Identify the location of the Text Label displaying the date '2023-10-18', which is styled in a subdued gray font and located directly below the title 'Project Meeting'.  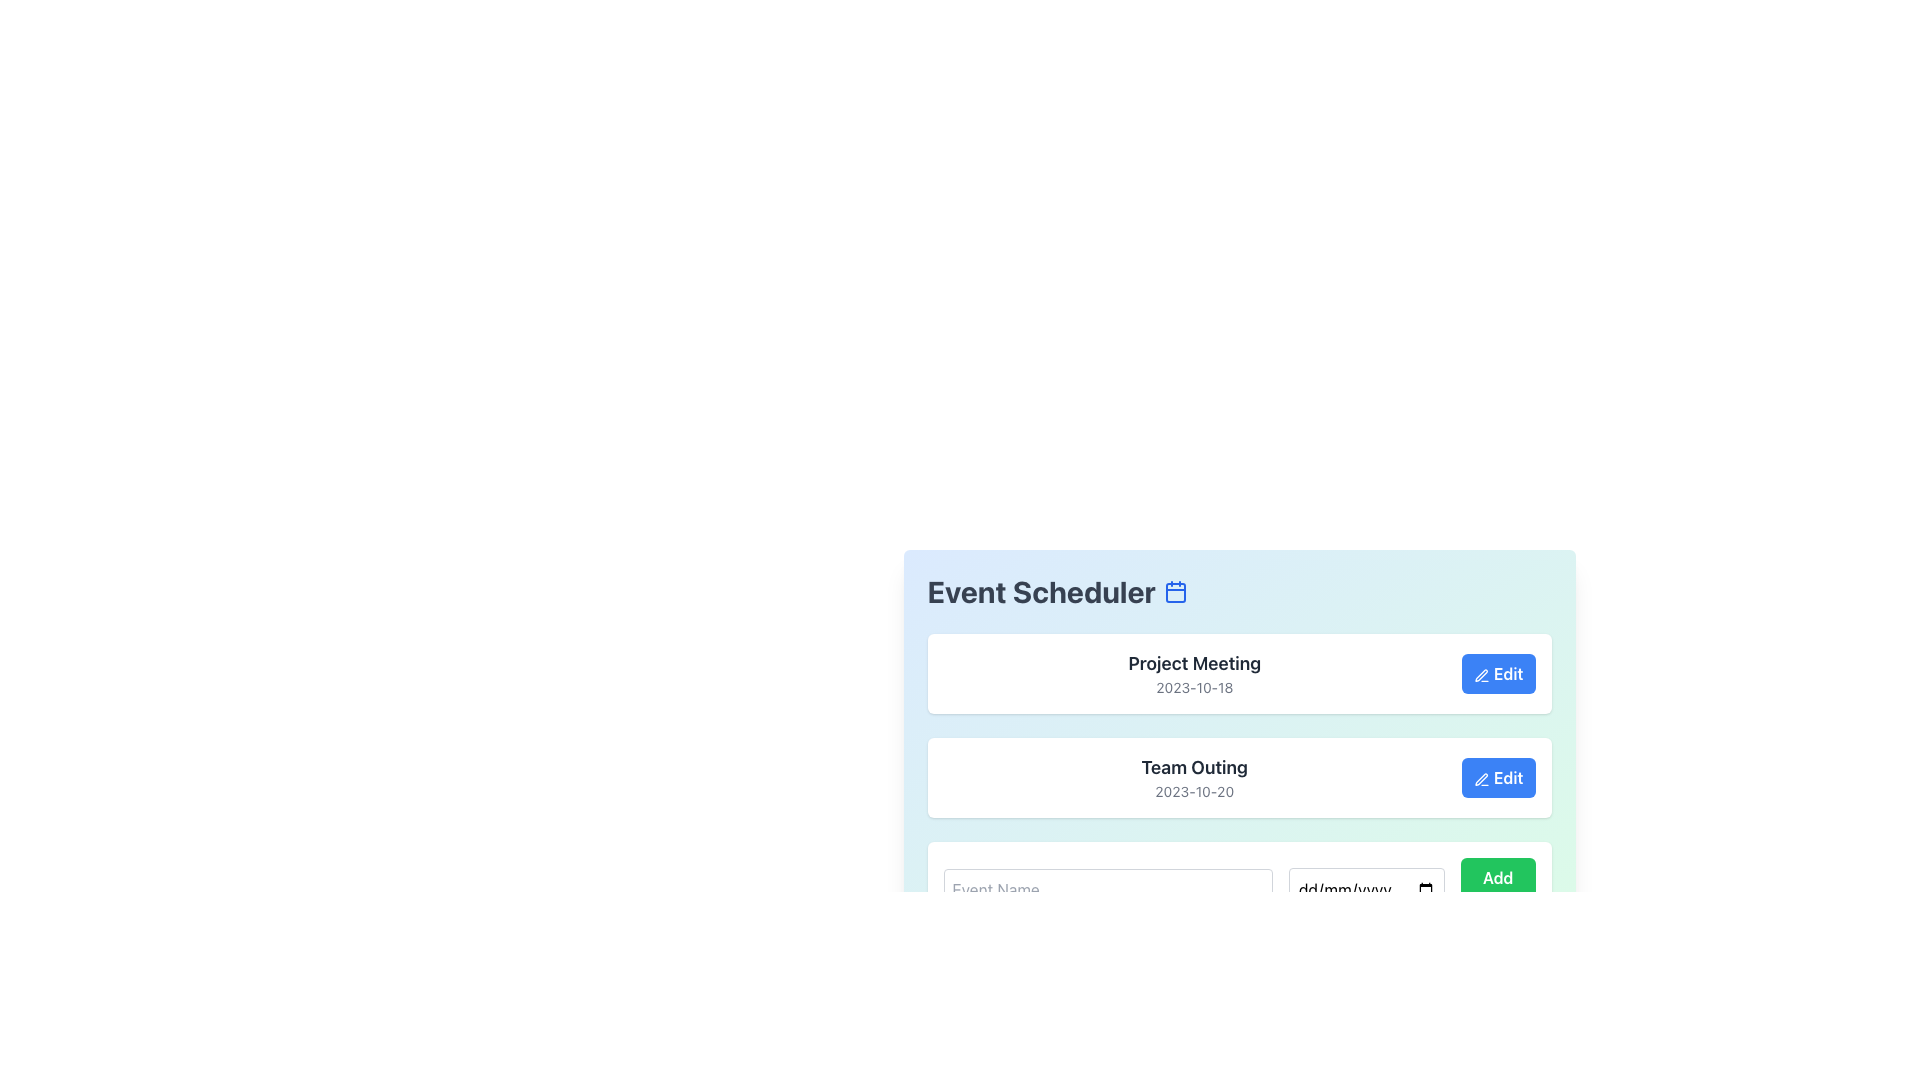
(1194, 686).